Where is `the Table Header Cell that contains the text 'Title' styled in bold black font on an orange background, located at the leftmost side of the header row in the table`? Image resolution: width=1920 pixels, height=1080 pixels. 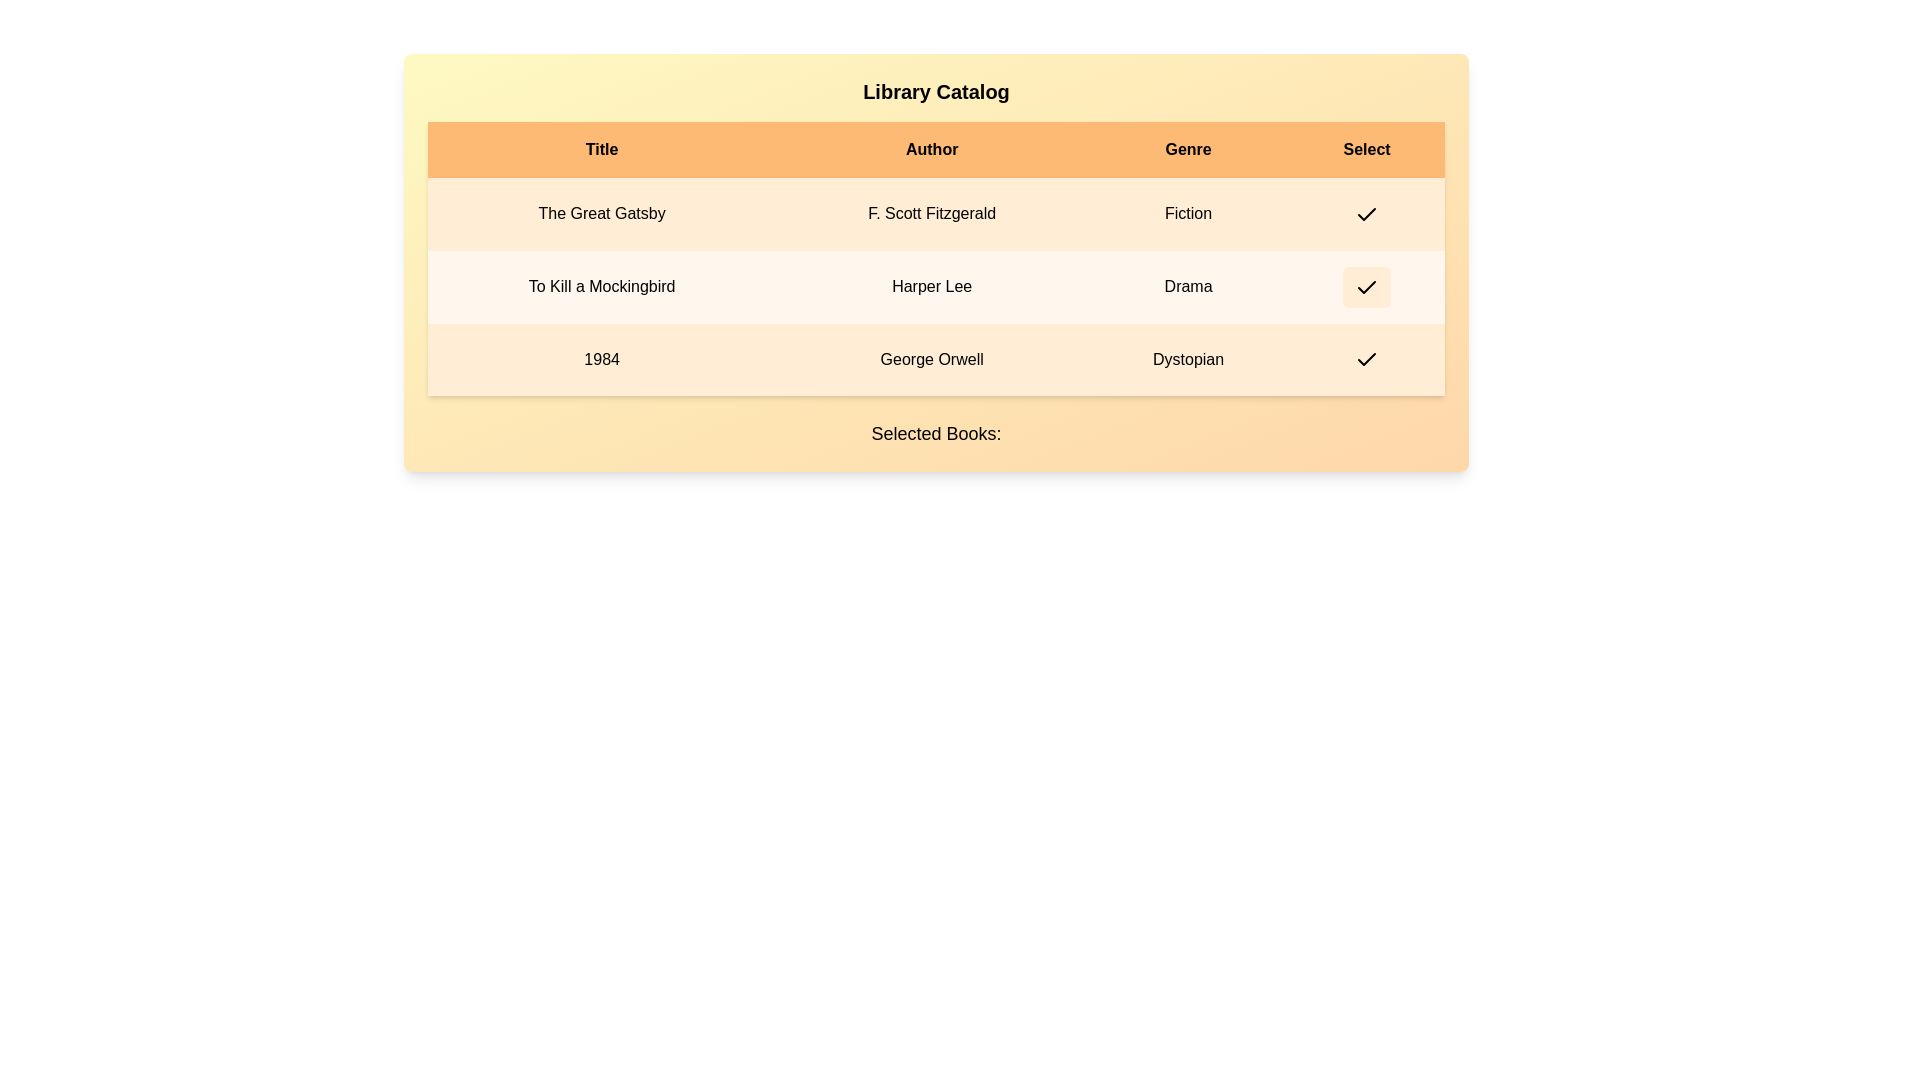
the Table Header Cell that contains the text 'Title' styled in bold black font on an orange background, located at the leftmost side of the header row in the table is located at coordinates (601, 149).